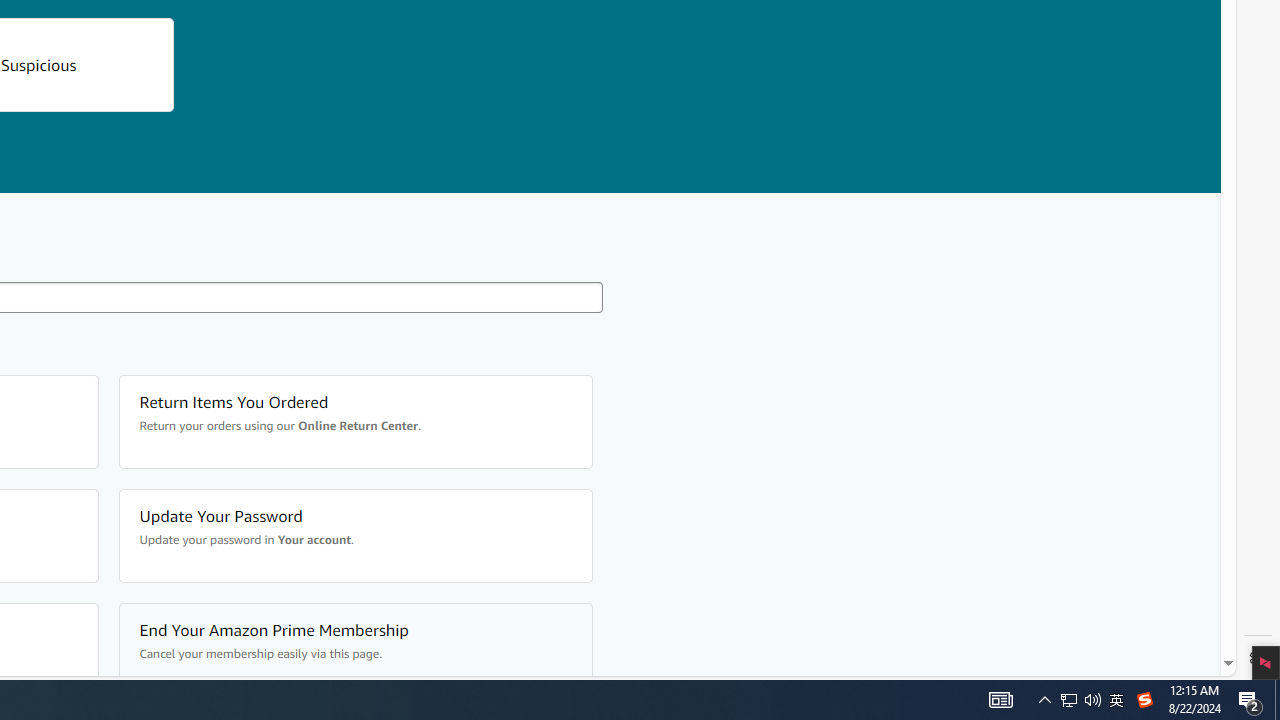 The height and width of the screenshot is (720, 1280). What do you see at coordinates (355, 535) in the screenshot?
I see `'Update Your Password Update your password in Your account.'` at bounding box center [355, 535].